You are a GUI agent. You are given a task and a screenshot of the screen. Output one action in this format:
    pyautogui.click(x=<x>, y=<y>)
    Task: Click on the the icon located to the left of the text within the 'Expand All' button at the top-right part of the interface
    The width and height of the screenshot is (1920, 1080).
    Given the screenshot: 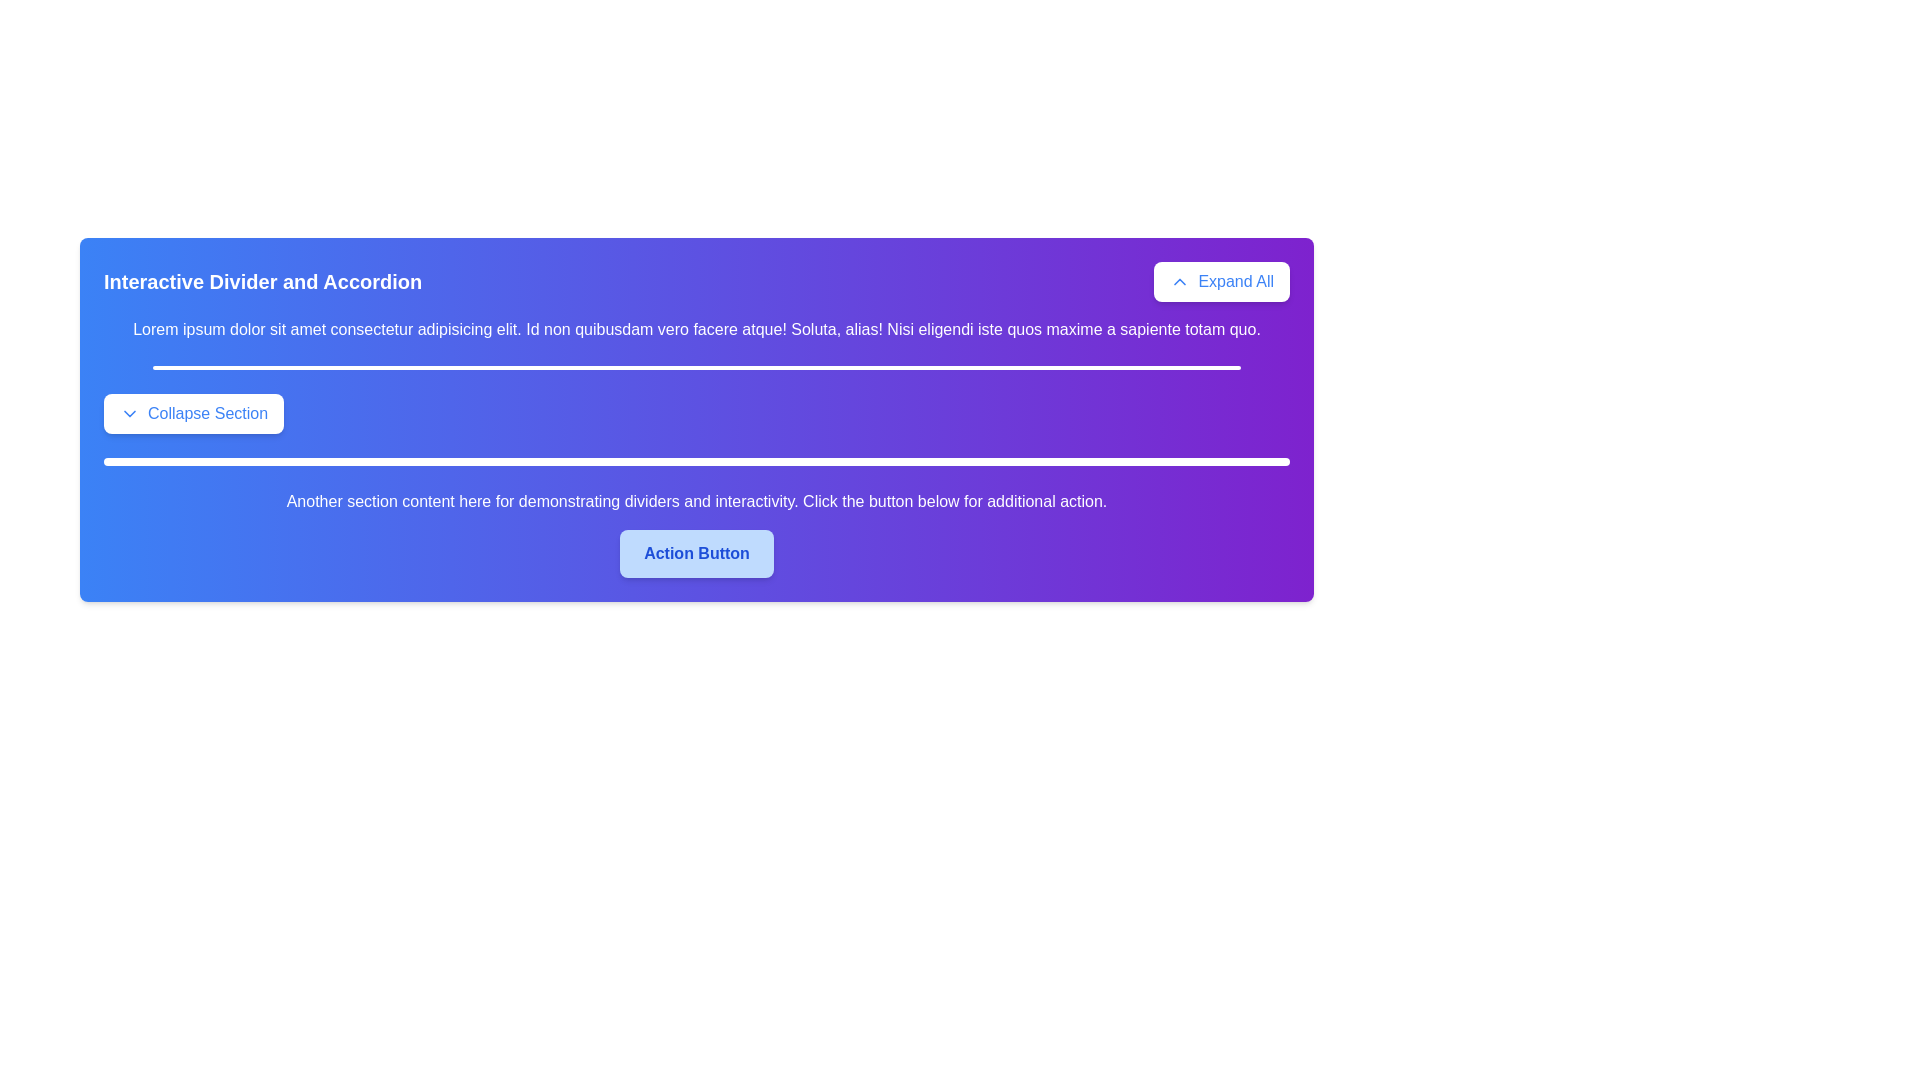 What is the action you would take?
    pyautogui.click(x=1180, y=281)
    